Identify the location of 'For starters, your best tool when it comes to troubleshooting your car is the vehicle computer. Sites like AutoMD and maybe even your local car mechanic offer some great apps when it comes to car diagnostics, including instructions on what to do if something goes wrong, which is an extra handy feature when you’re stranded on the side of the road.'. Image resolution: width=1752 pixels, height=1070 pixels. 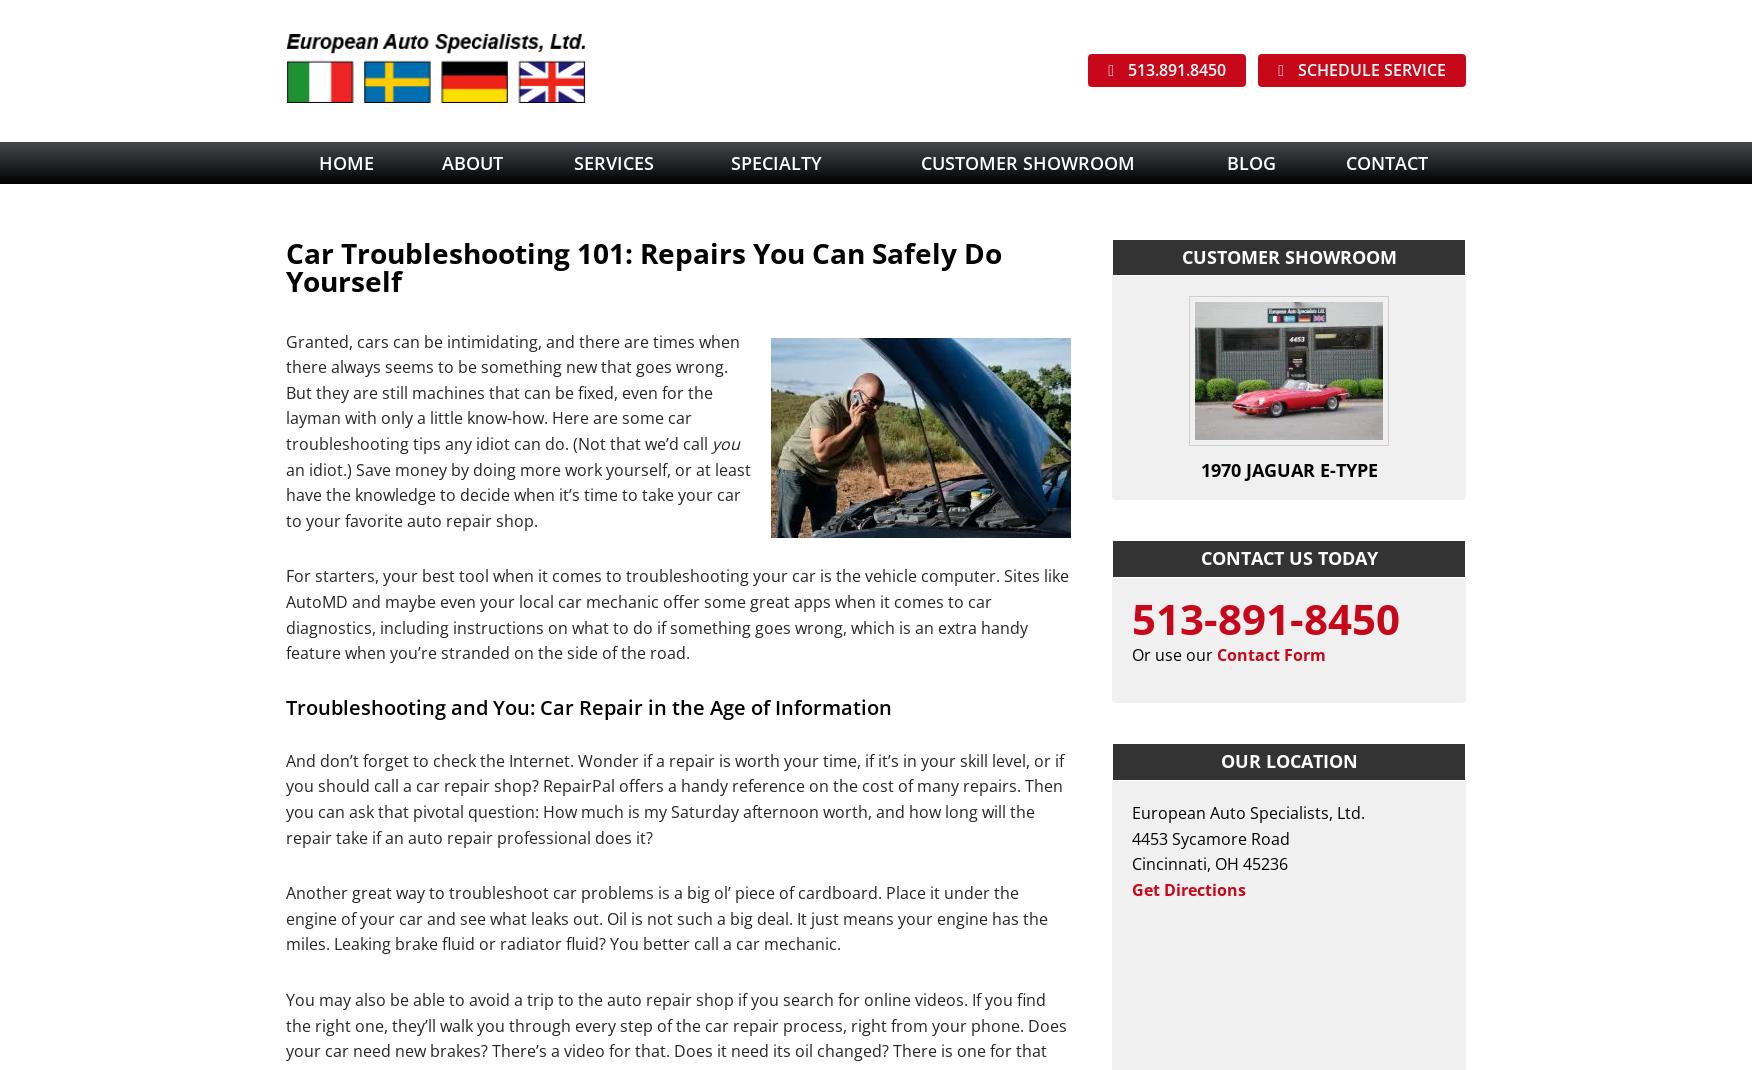
(676, 613).